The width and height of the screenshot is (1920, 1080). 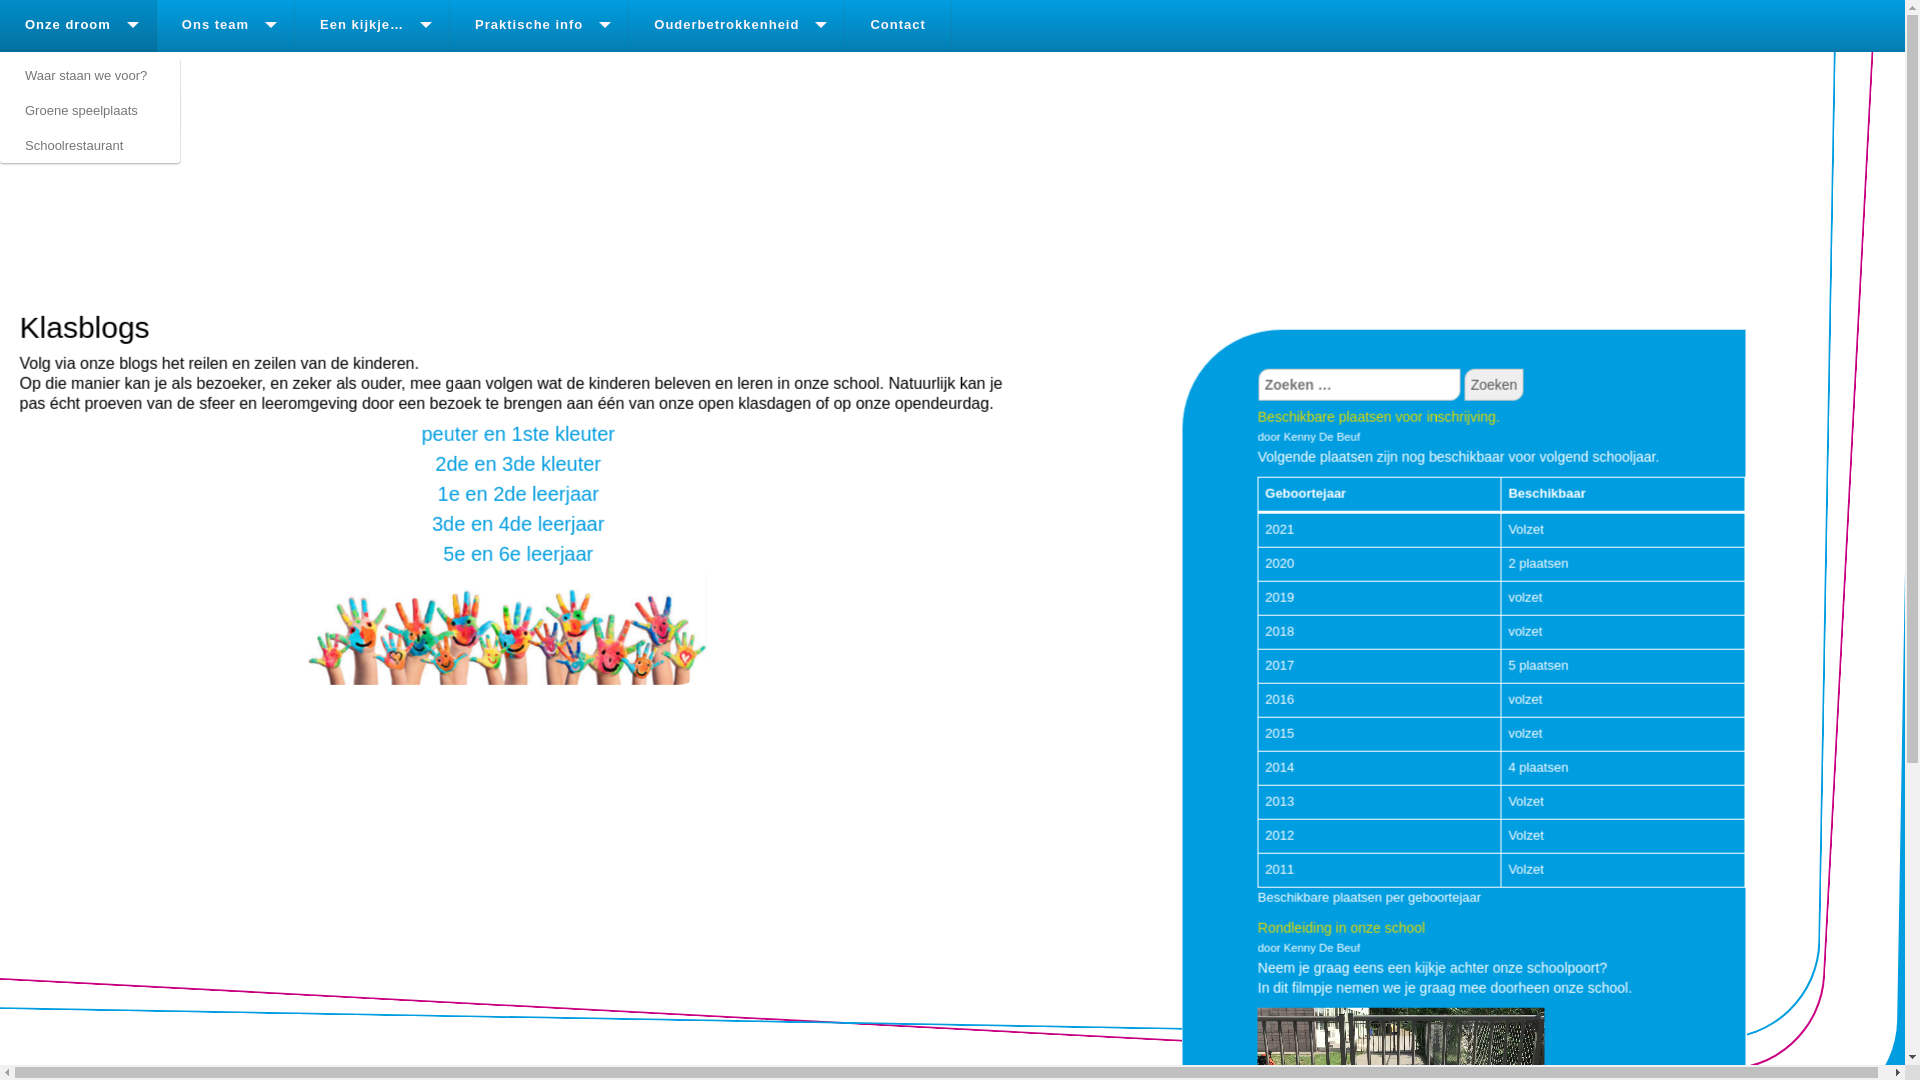 I want to click on 'Praktische info', so click(x=449, y=26).